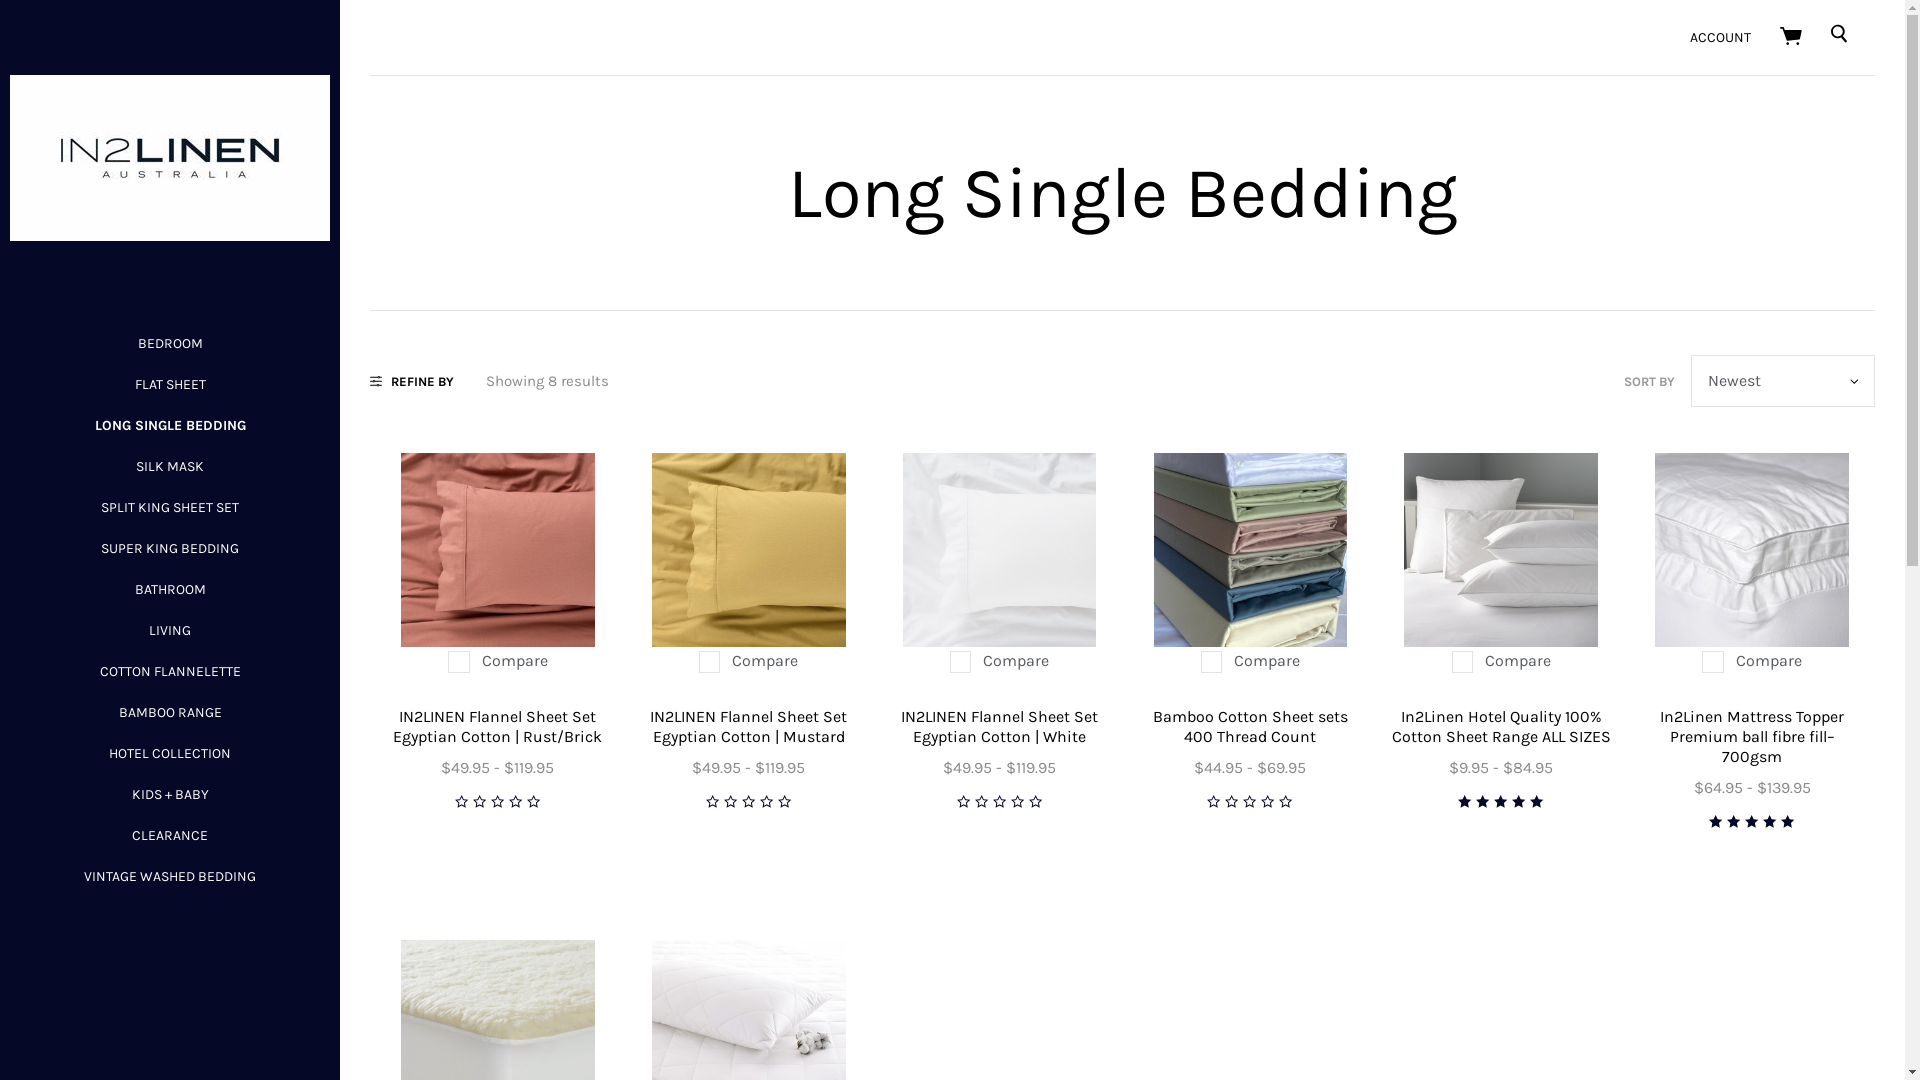  I want to click on 'COTTON FLANNELETTE', so click(170, 671).